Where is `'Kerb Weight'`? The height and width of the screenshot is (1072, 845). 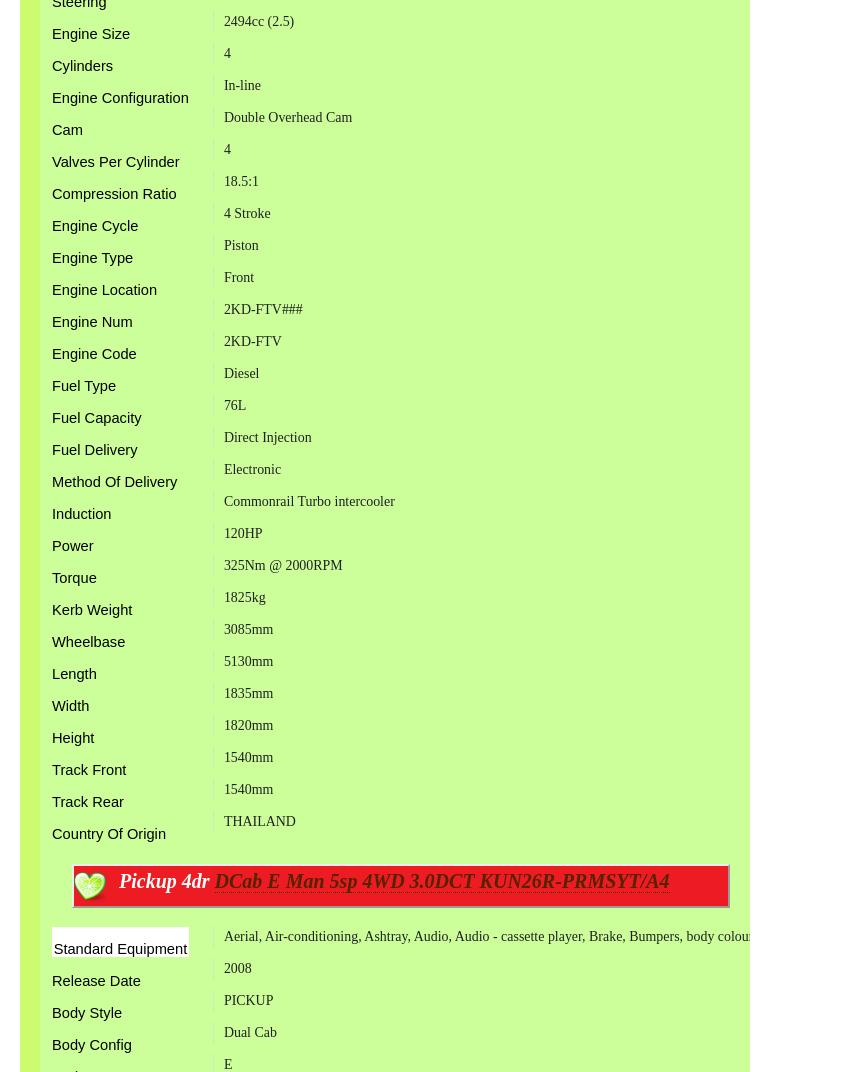
'Kerb Weight' is located at coordinates (92, 609).